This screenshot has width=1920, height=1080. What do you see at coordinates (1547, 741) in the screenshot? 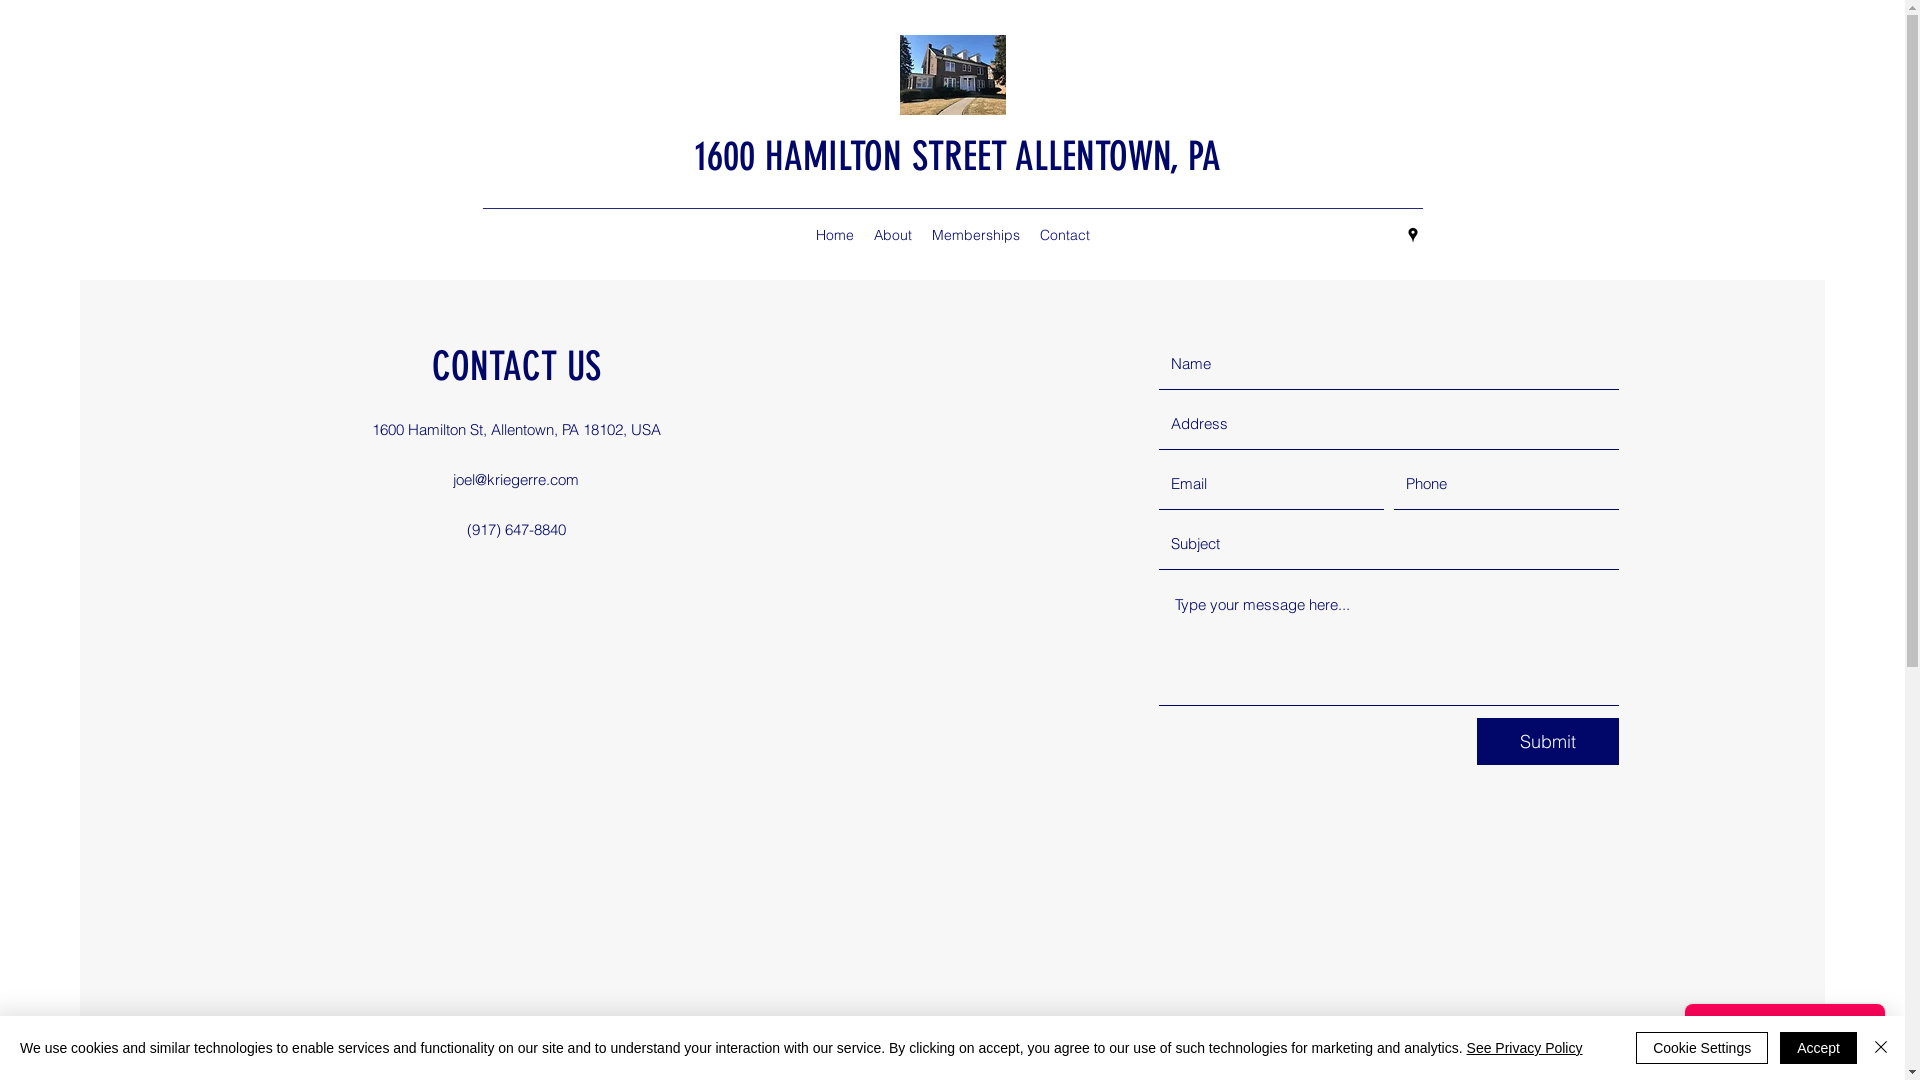
I see `'Submit'` at bounding box center [1547, 741].